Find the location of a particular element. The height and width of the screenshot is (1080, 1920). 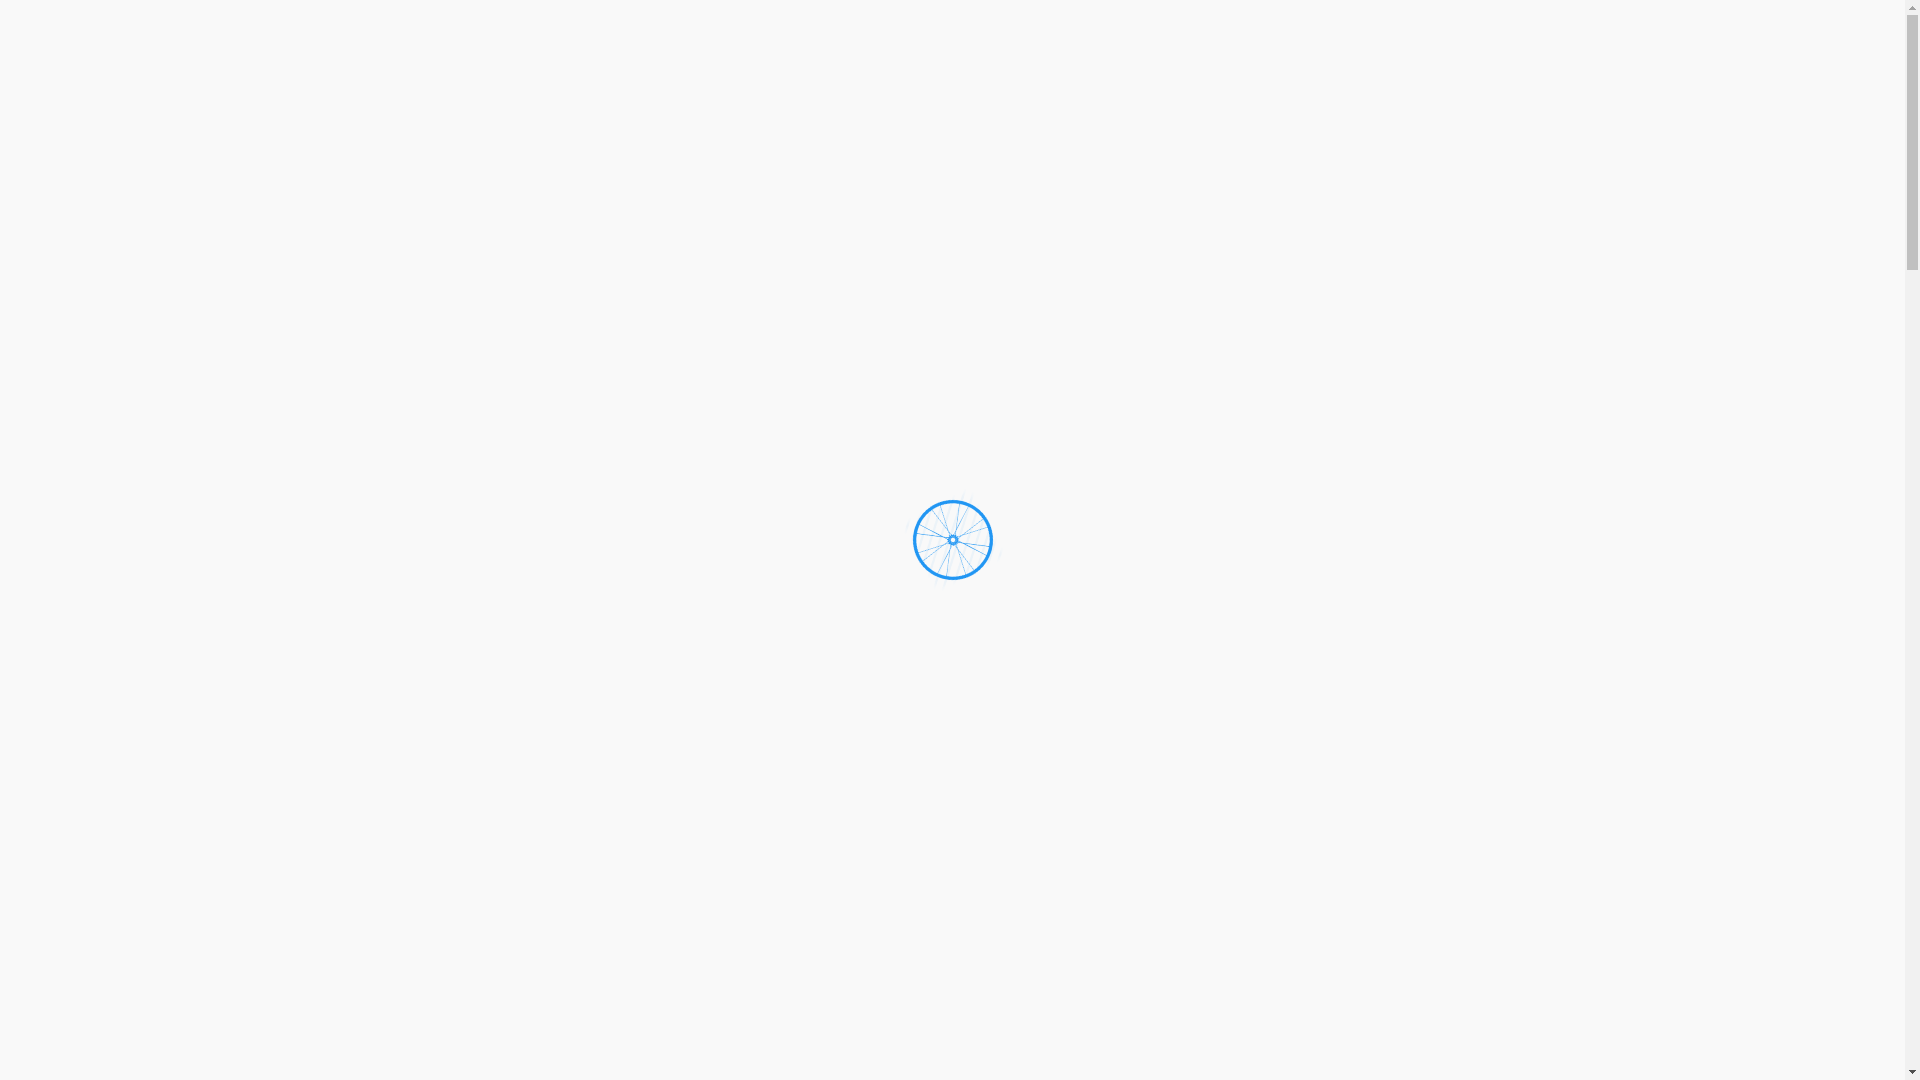

'HOME' is located at coordinates (1236, 97).